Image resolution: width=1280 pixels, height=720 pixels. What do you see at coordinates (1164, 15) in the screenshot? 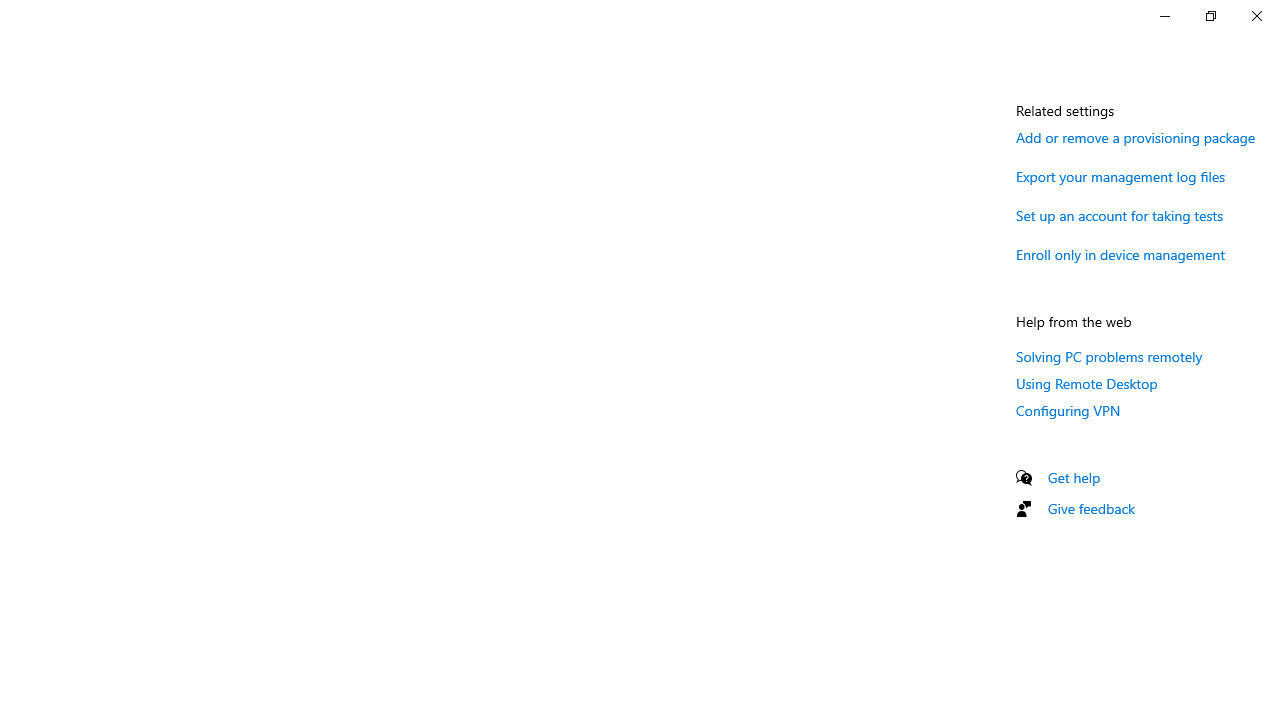
I see `'Minimize Settings'` at bounding box center [1164, 15].